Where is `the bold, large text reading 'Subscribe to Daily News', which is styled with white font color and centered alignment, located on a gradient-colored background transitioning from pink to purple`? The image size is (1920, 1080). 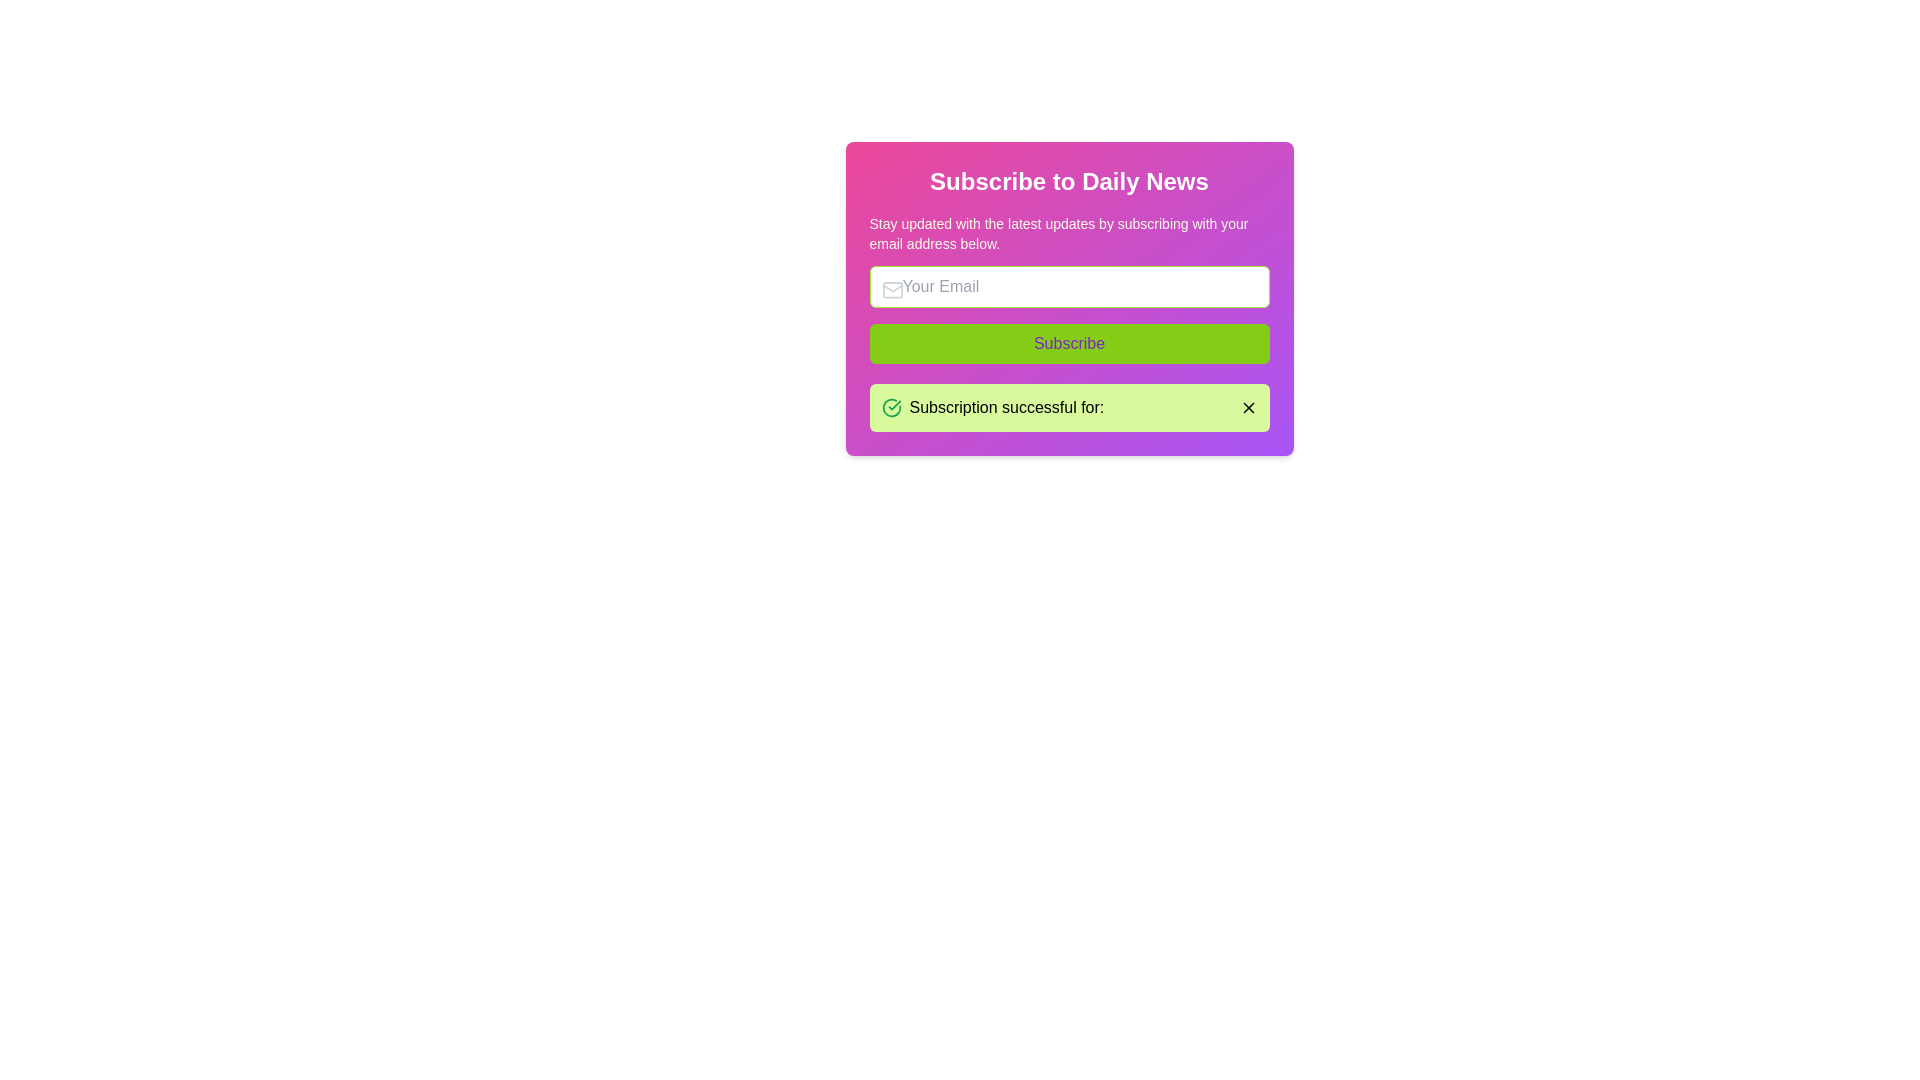 the bold, large text reading 'Subscribe to Daily News', which is styled with white font color and centered alignment, located on a gradient-colored background transitioning from pink to purple is located at coordinates (1068, 181).